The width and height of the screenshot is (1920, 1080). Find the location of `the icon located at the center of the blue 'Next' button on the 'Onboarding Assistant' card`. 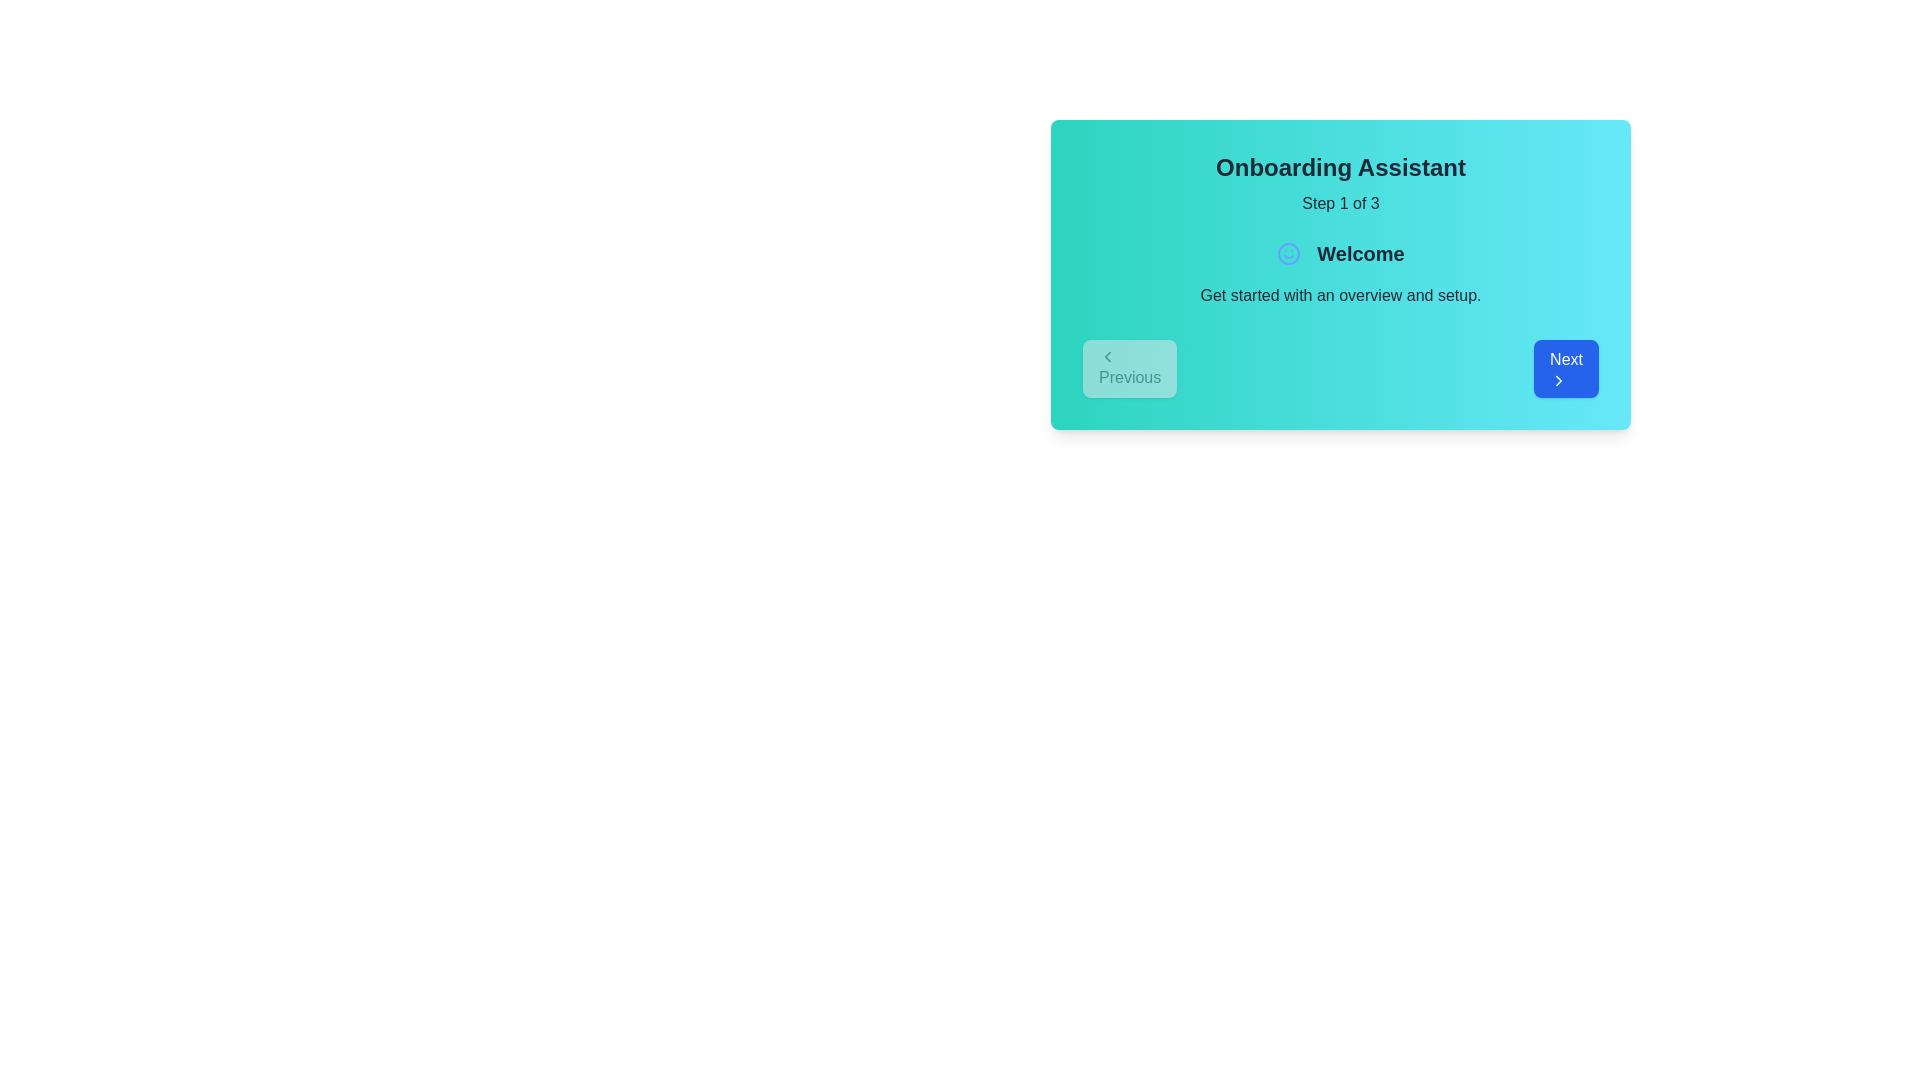

the icon located at the center of the blue 'Next' button on the 'Onboarding Assistant' card is located at coordinates (1558, 381).